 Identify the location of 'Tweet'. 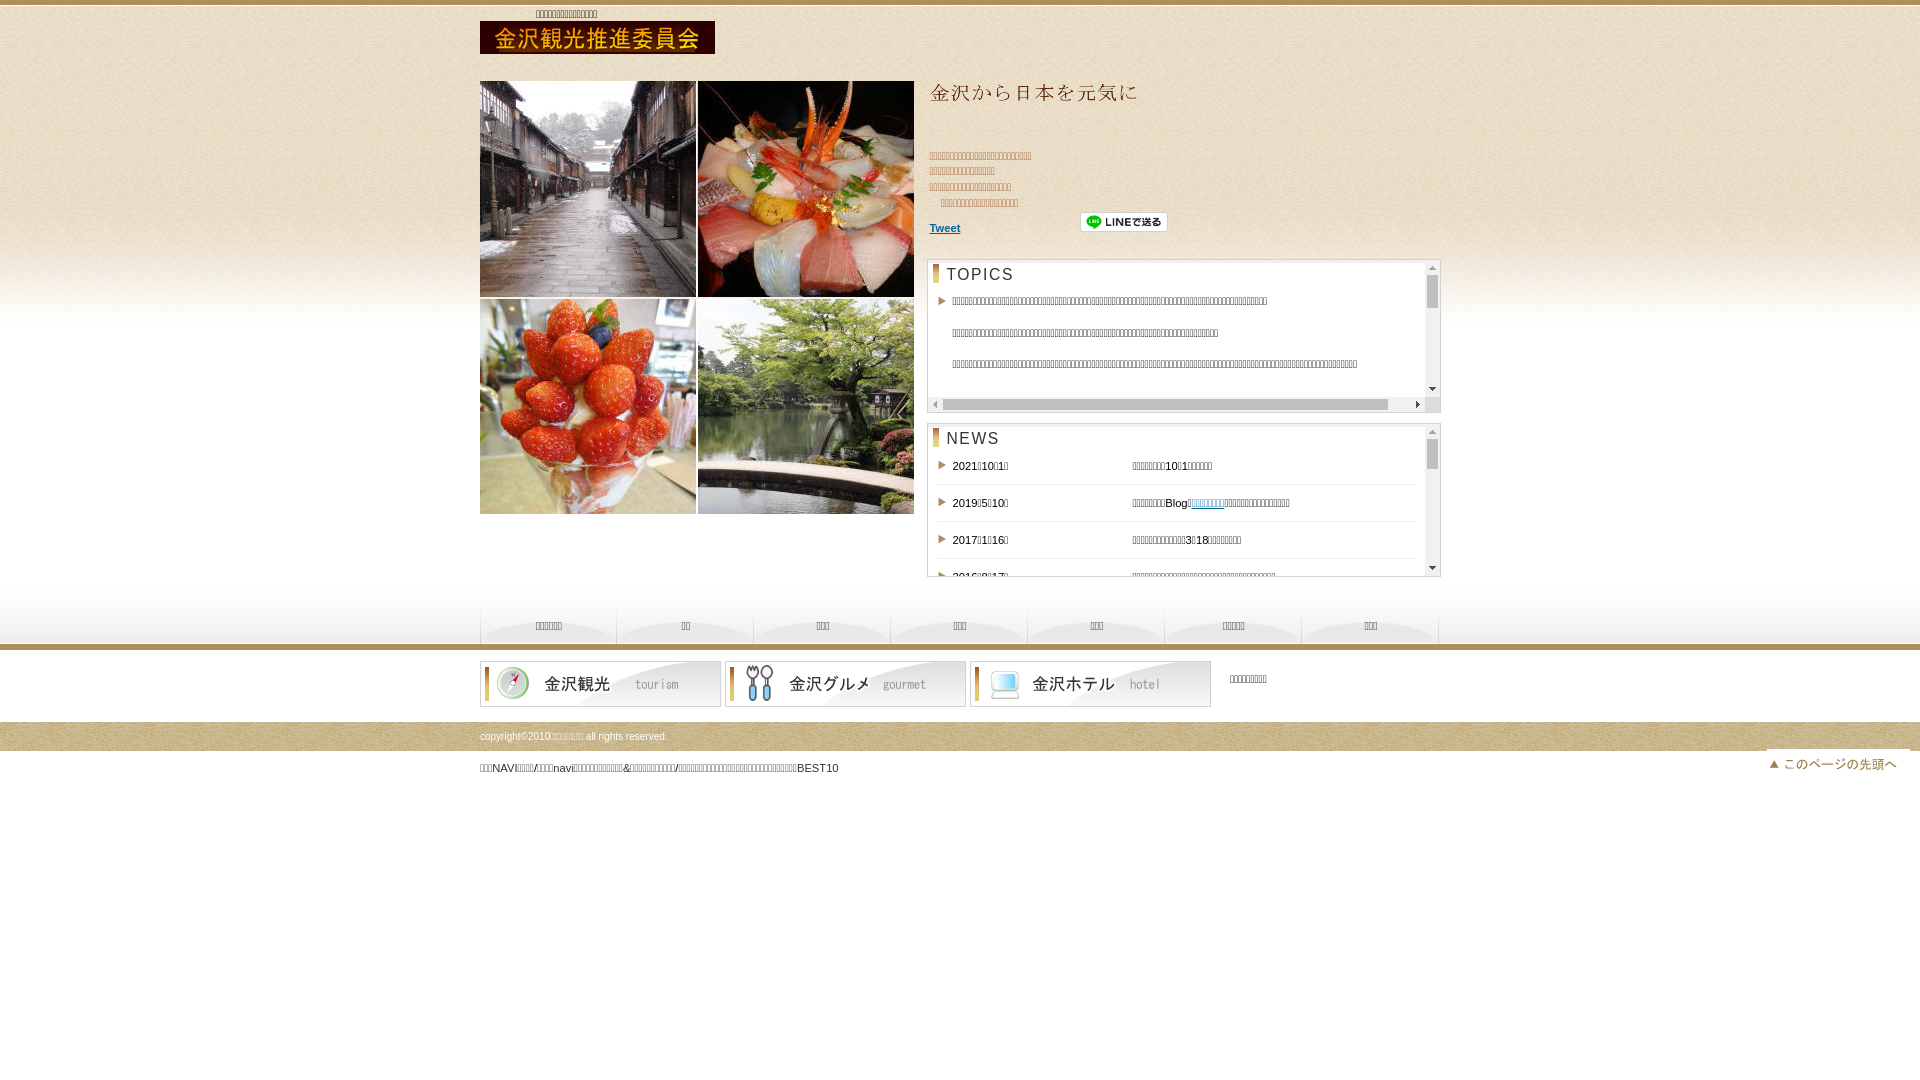
(944, 226).